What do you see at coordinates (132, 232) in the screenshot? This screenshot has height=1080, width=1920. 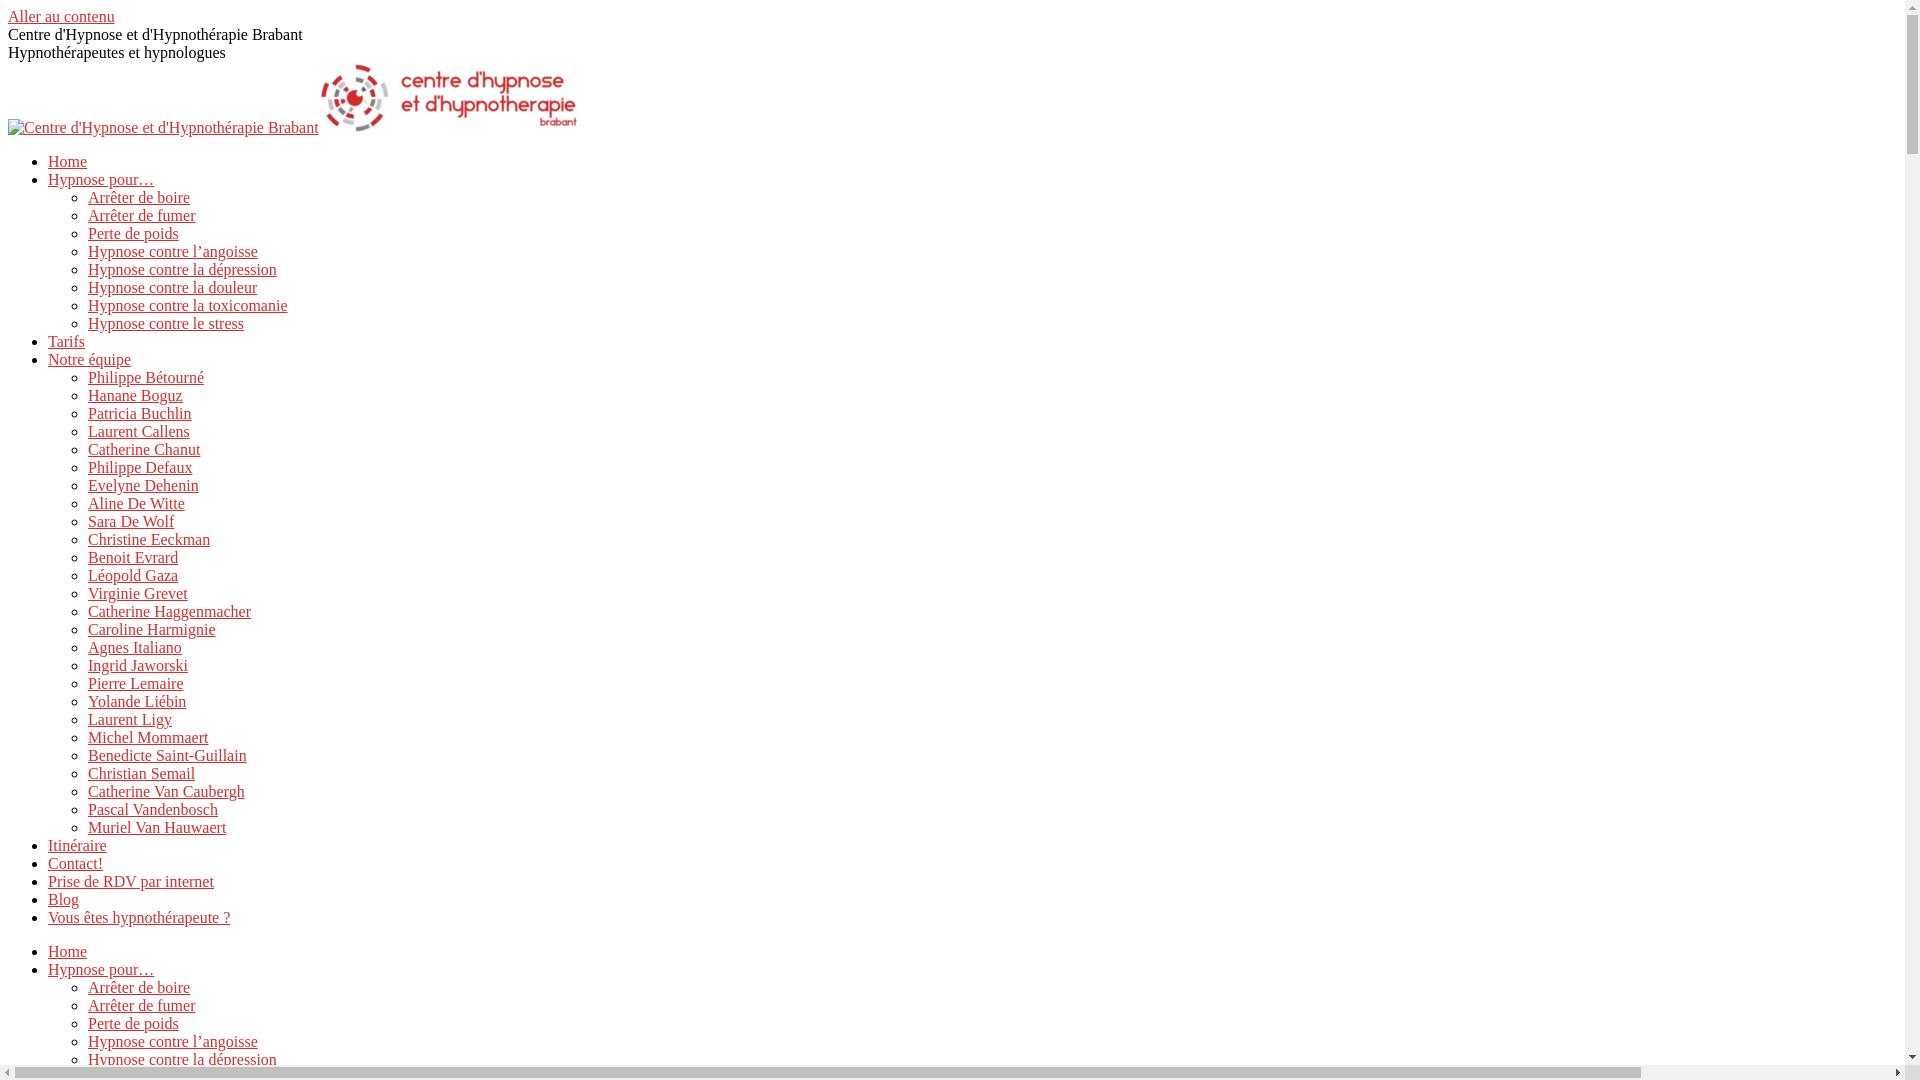 I see `'Perte de poids'` at bounding box center [132, 232].